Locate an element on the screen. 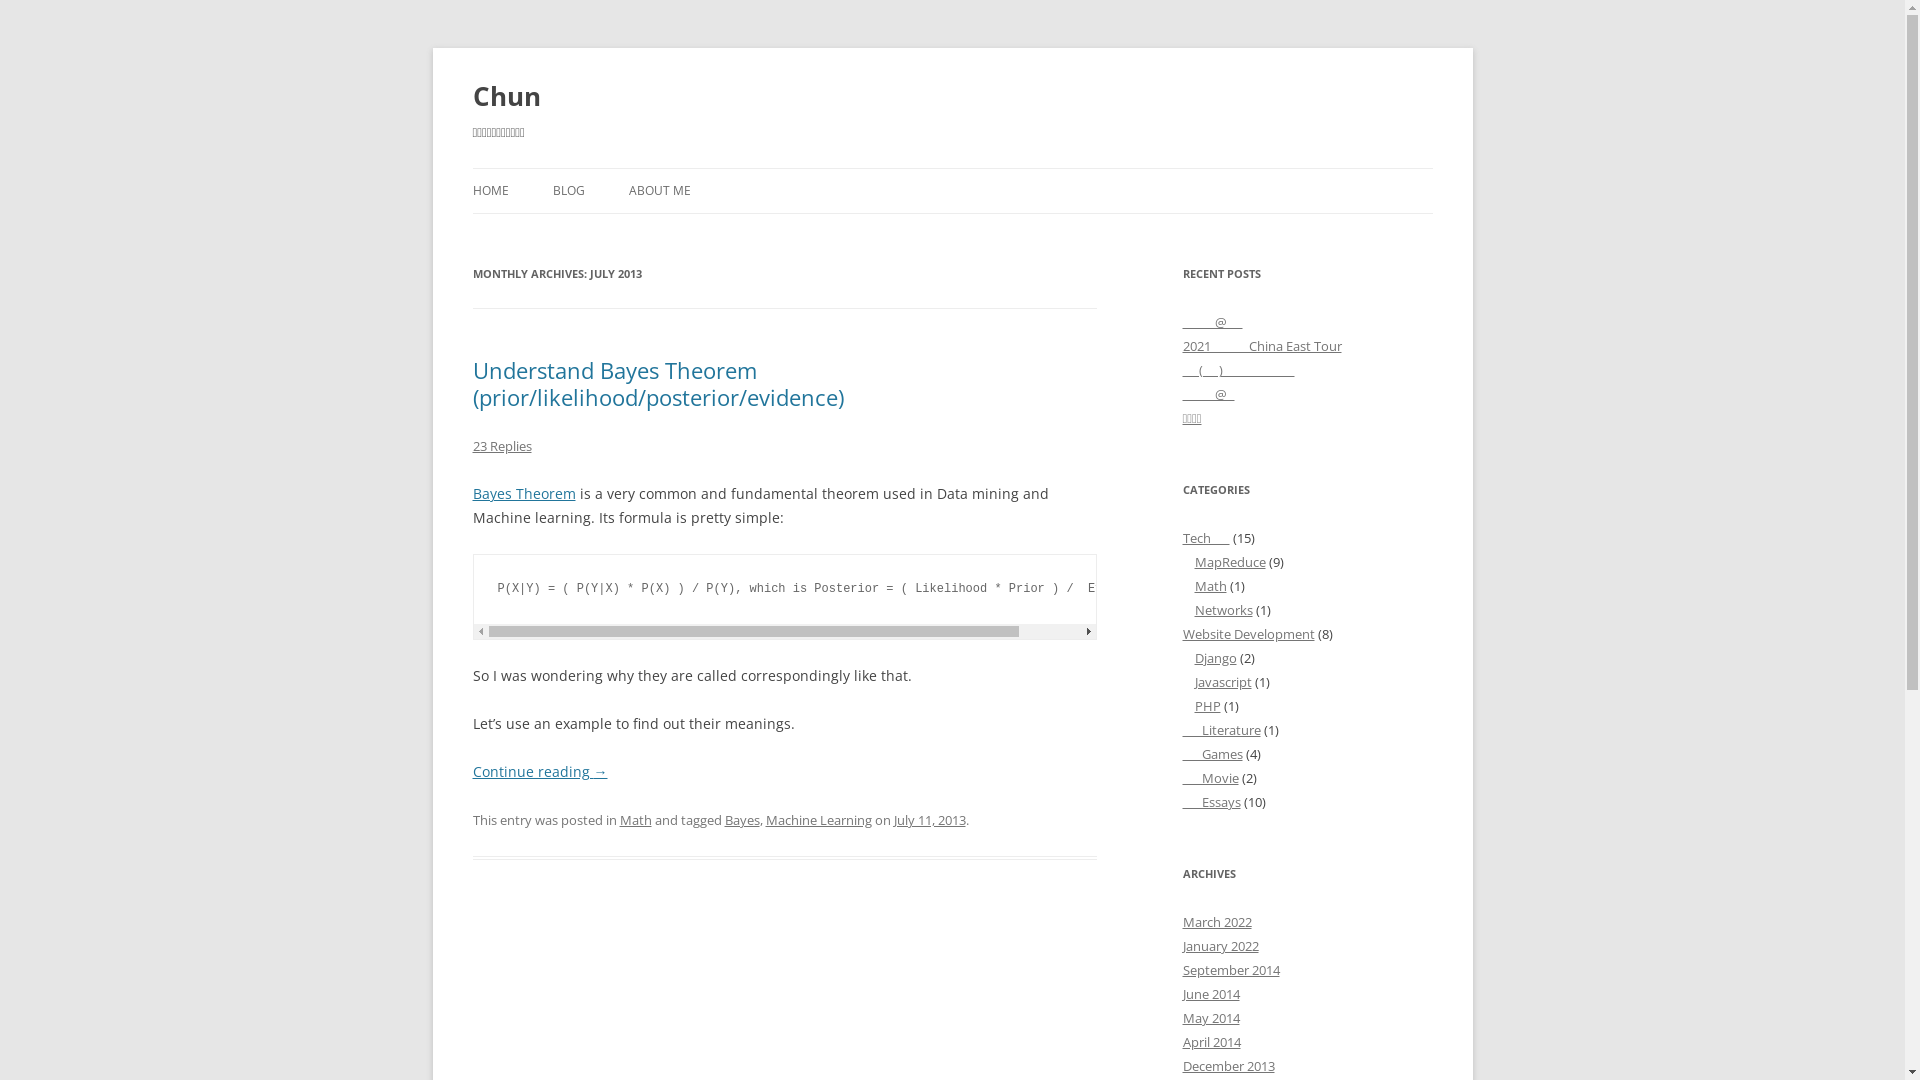 This screenshot has width=1920, height=1080. 'Chun' is located at coordinates (505, 96).